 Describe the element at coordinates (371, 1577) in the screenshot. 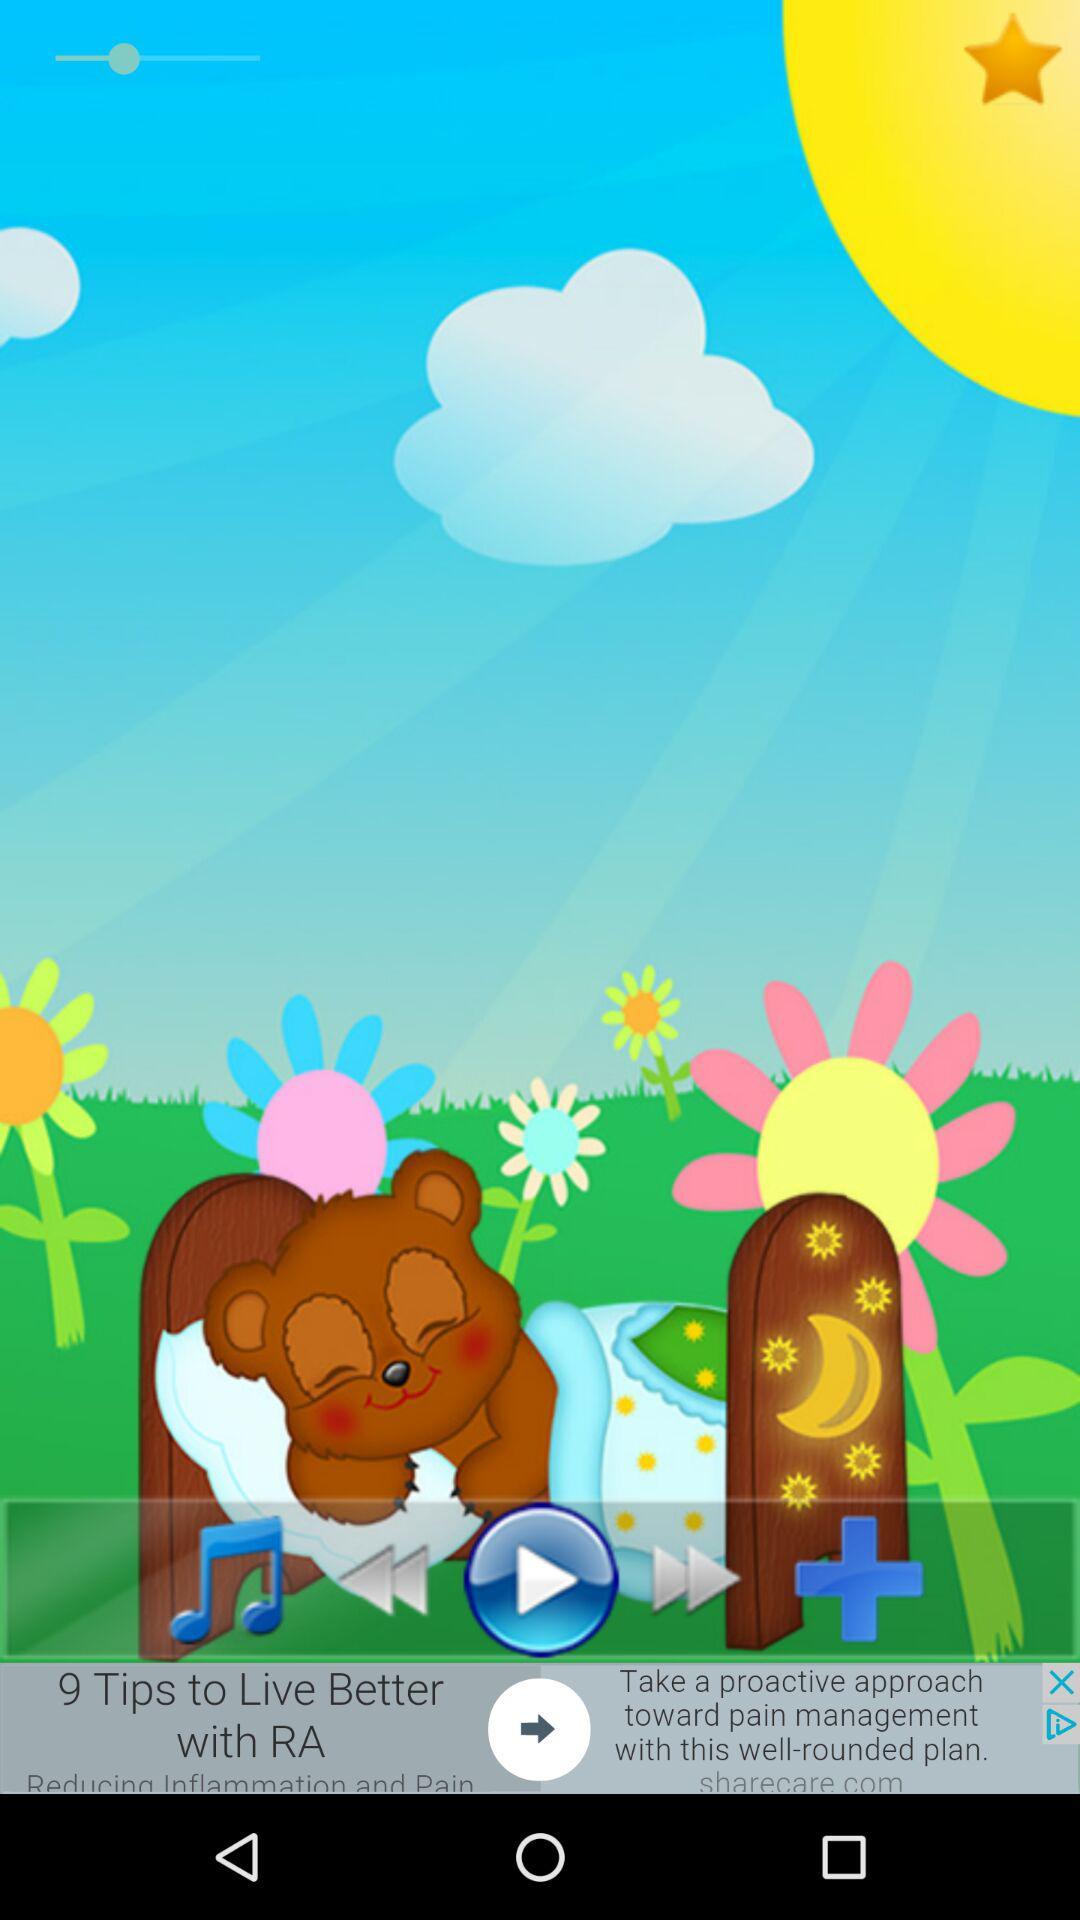

I see `the av_rewind icon` at that location.